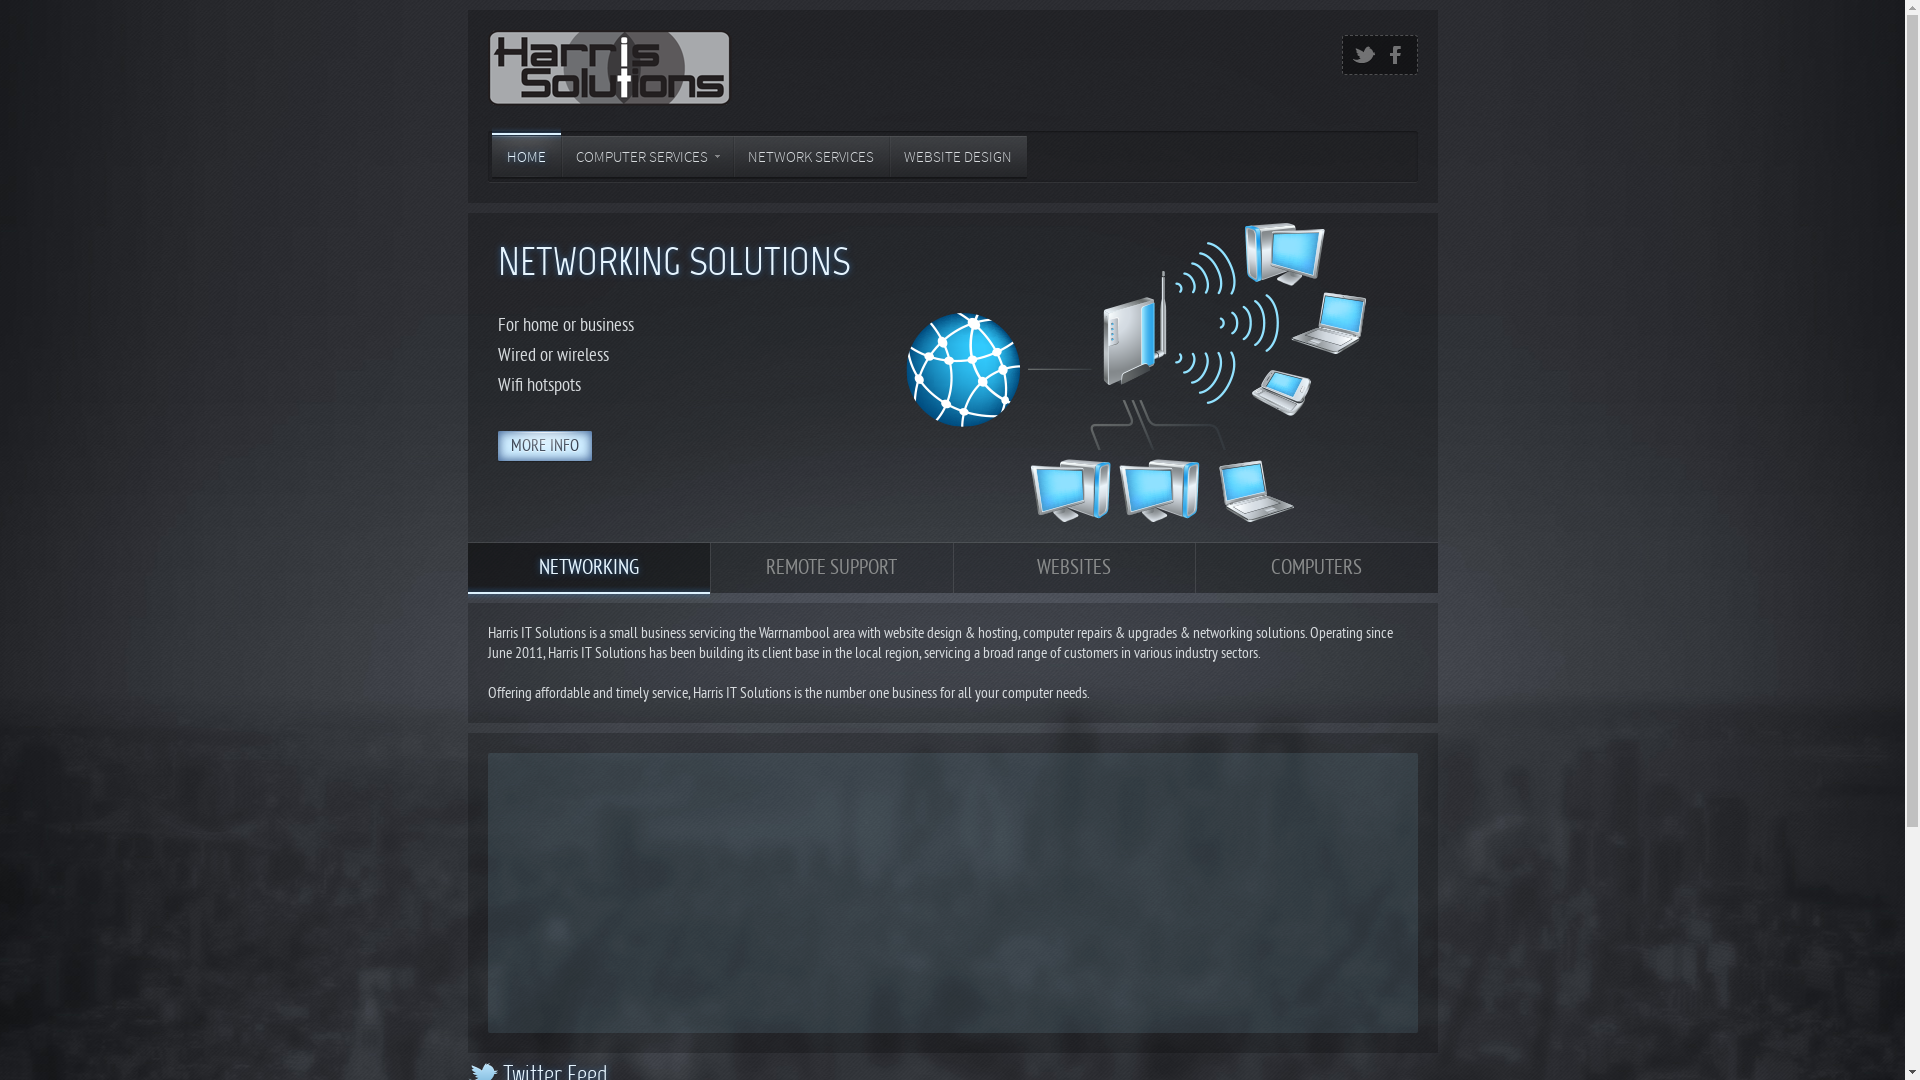 The width and height of the screenshot is (1920, 1080). Describe the element at coordinates (955, 155) in the screenshot. I see `'WEBSITE DESIGN'` at that location.